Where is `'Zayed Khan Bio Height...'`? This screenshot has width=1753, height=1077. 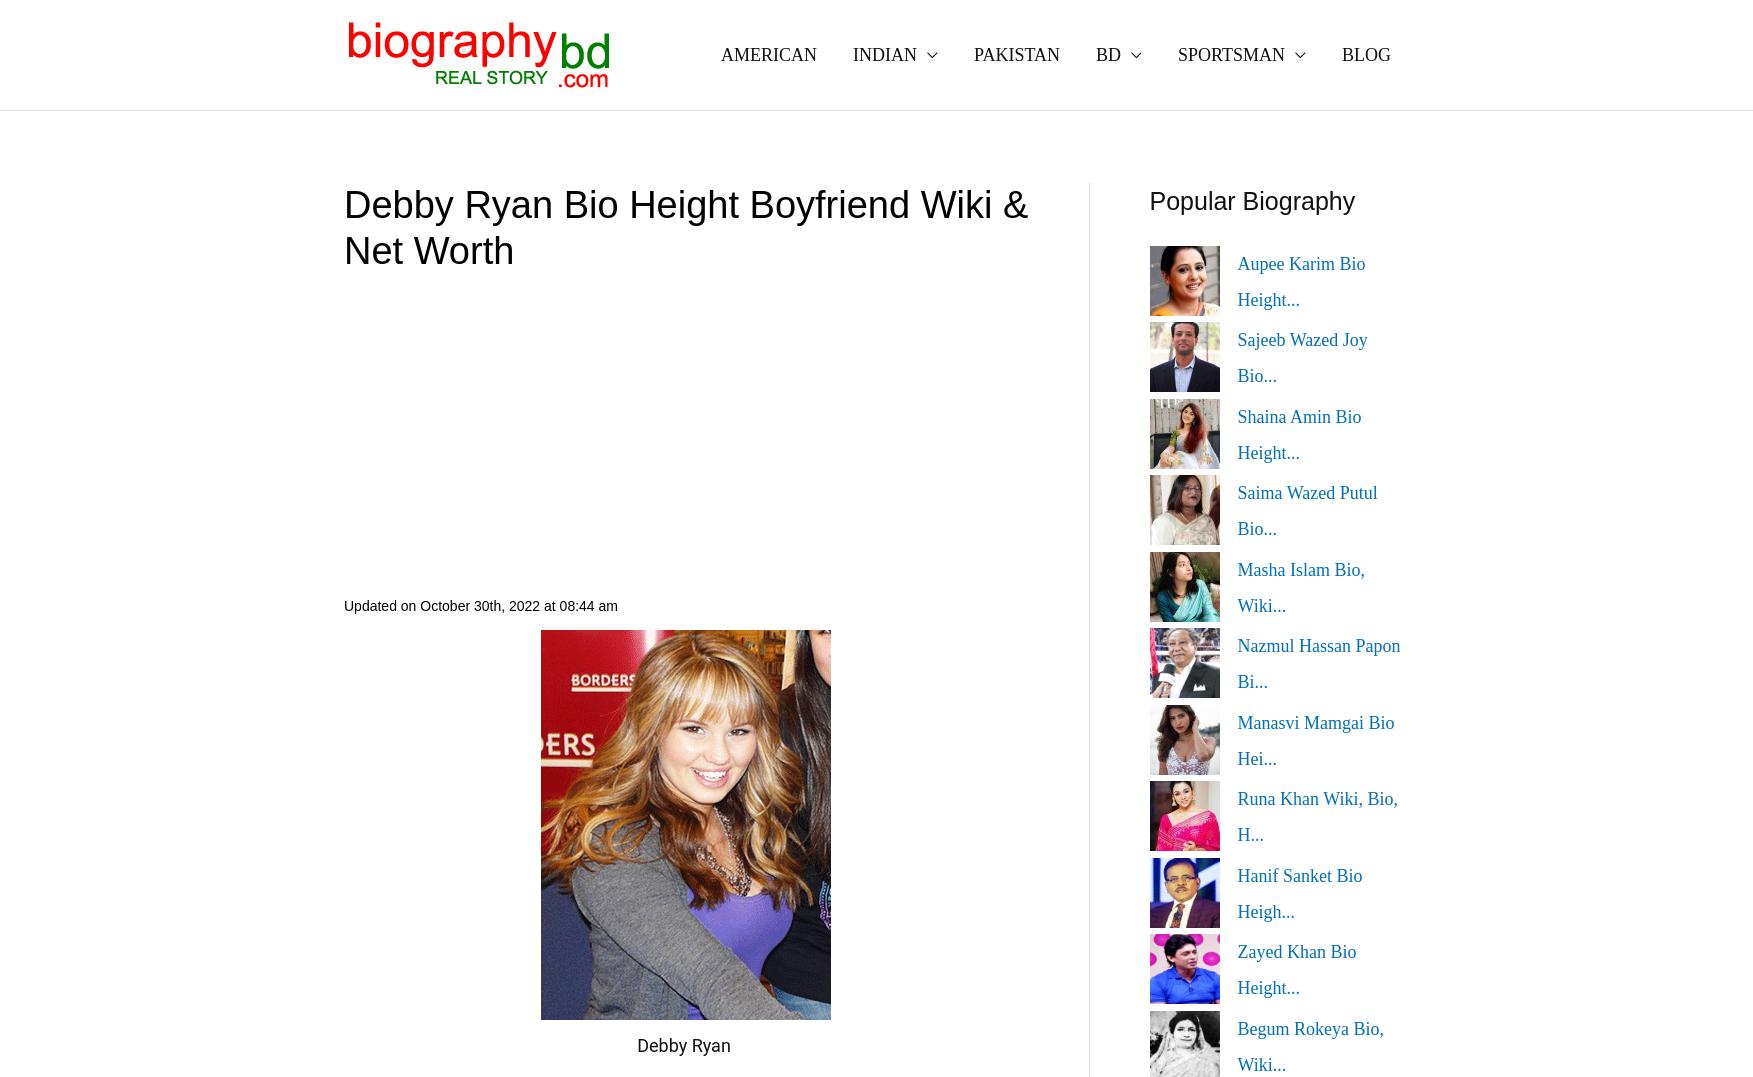
'Zayed Khan Bio Height...' is located at coordinates (1296, 969).